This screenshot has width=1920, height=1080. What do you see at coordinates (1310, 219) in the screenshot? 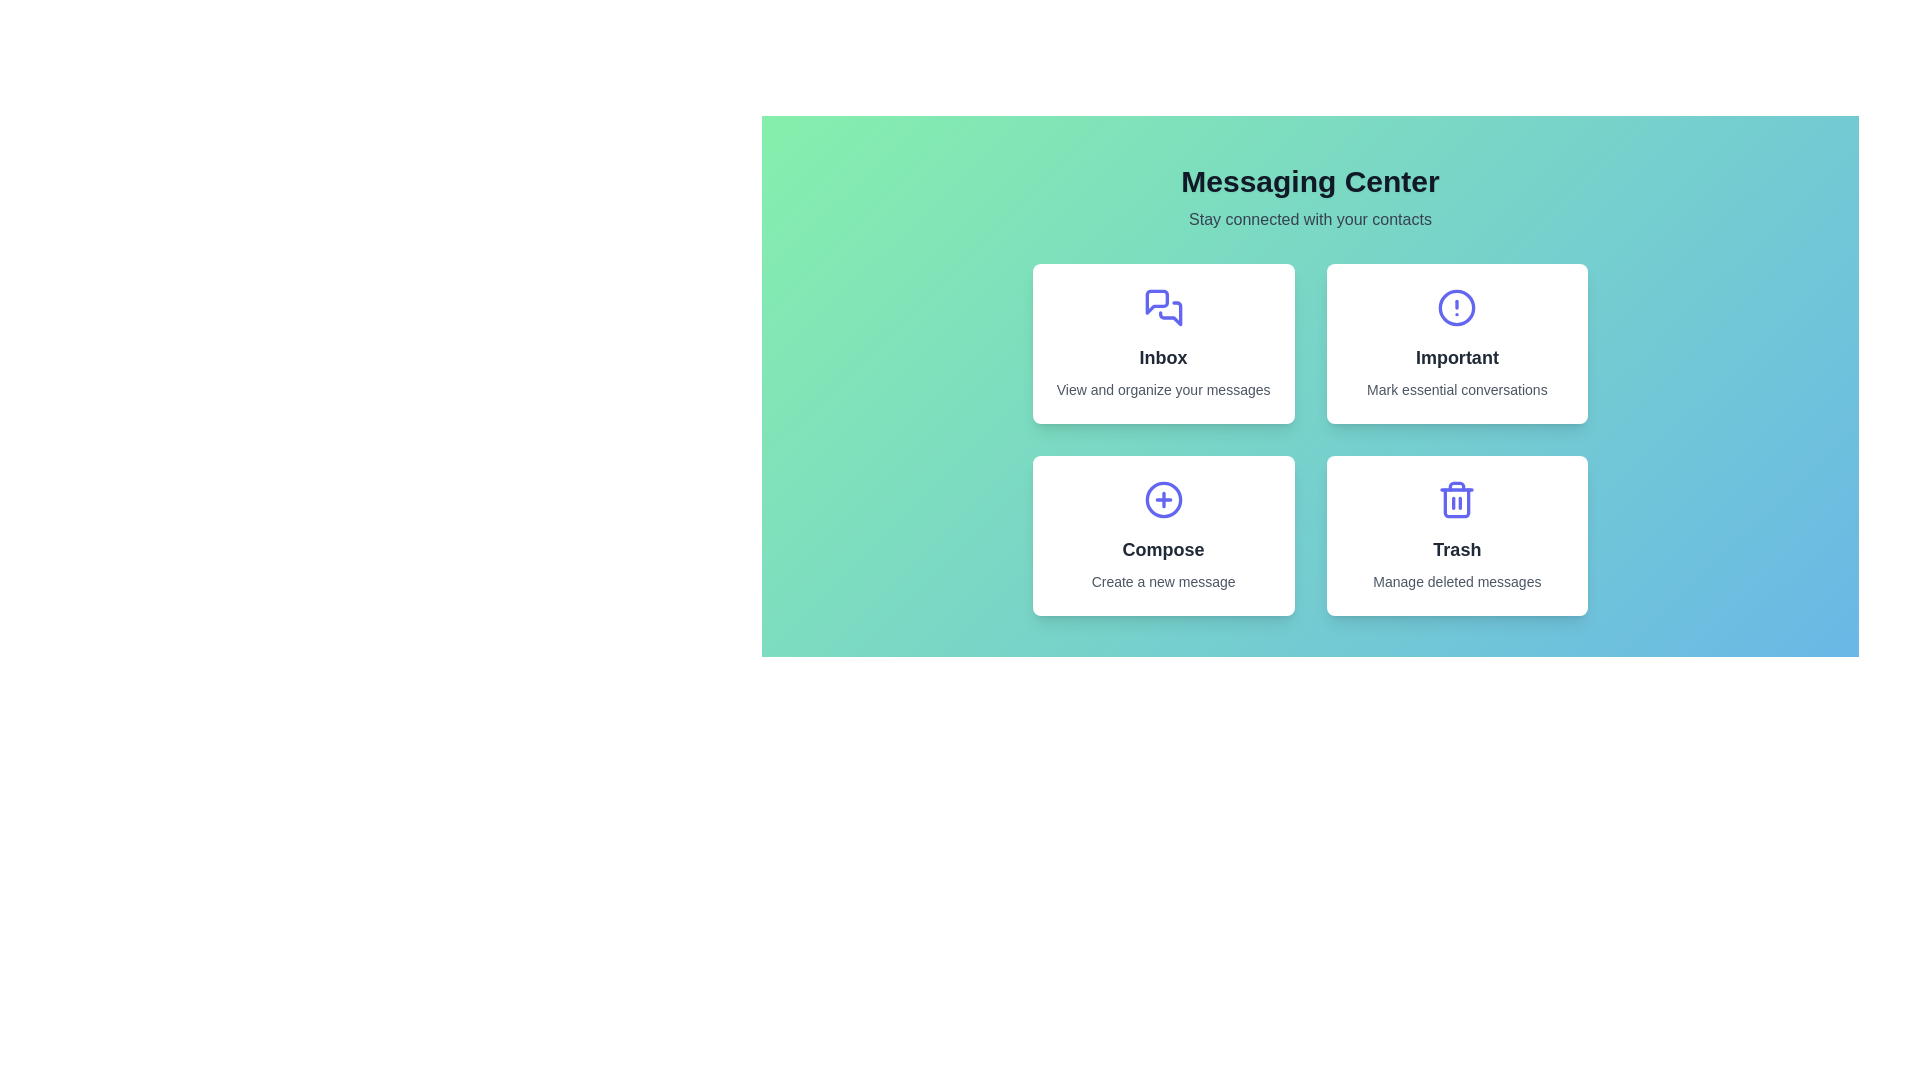
I see `the Text Label providing supportive information below the 'Messaging Center' heading, which emphasizes connectivity with contacts` at bounding box center [1310, 219].